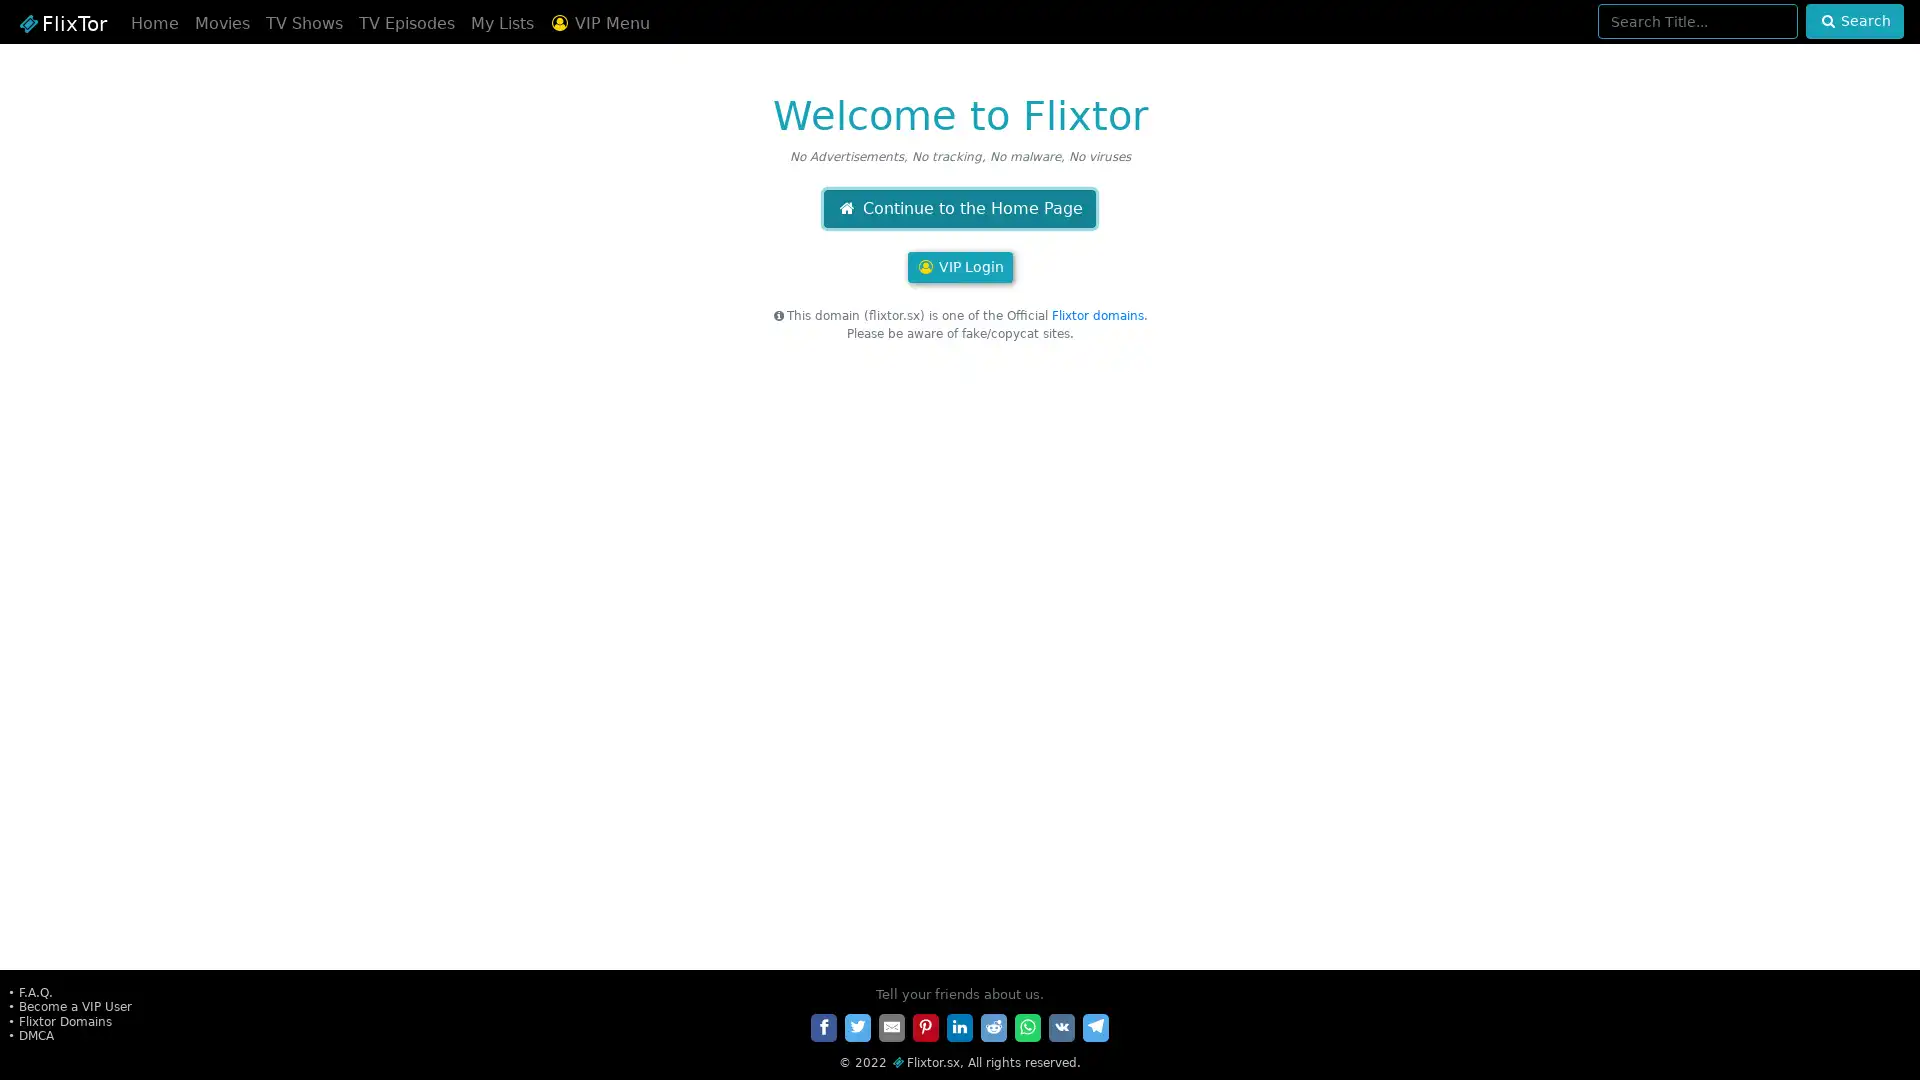 The height and width of the screenshot is (1080, 1920). I want to click on Search, so click(1853, 21).